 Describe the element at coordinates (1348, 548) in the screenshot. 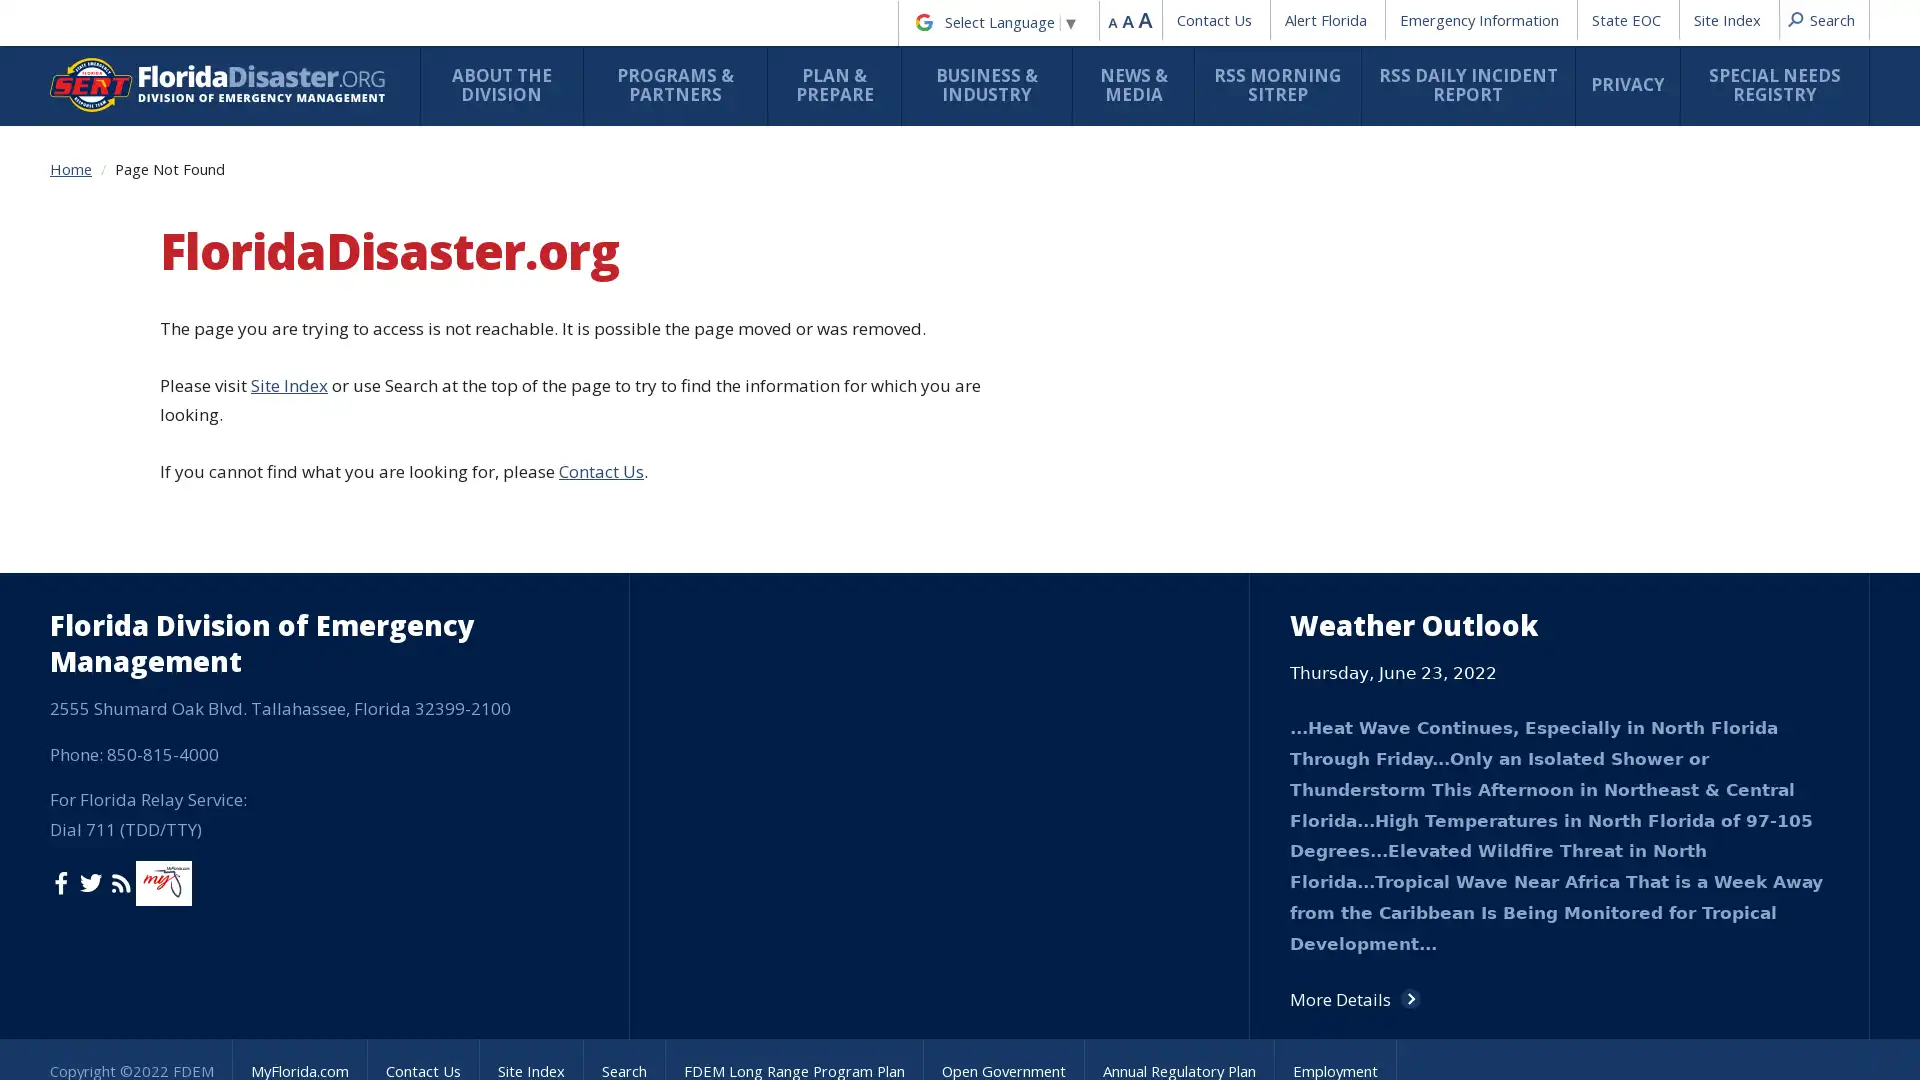

I see `Toggle More` at that location.